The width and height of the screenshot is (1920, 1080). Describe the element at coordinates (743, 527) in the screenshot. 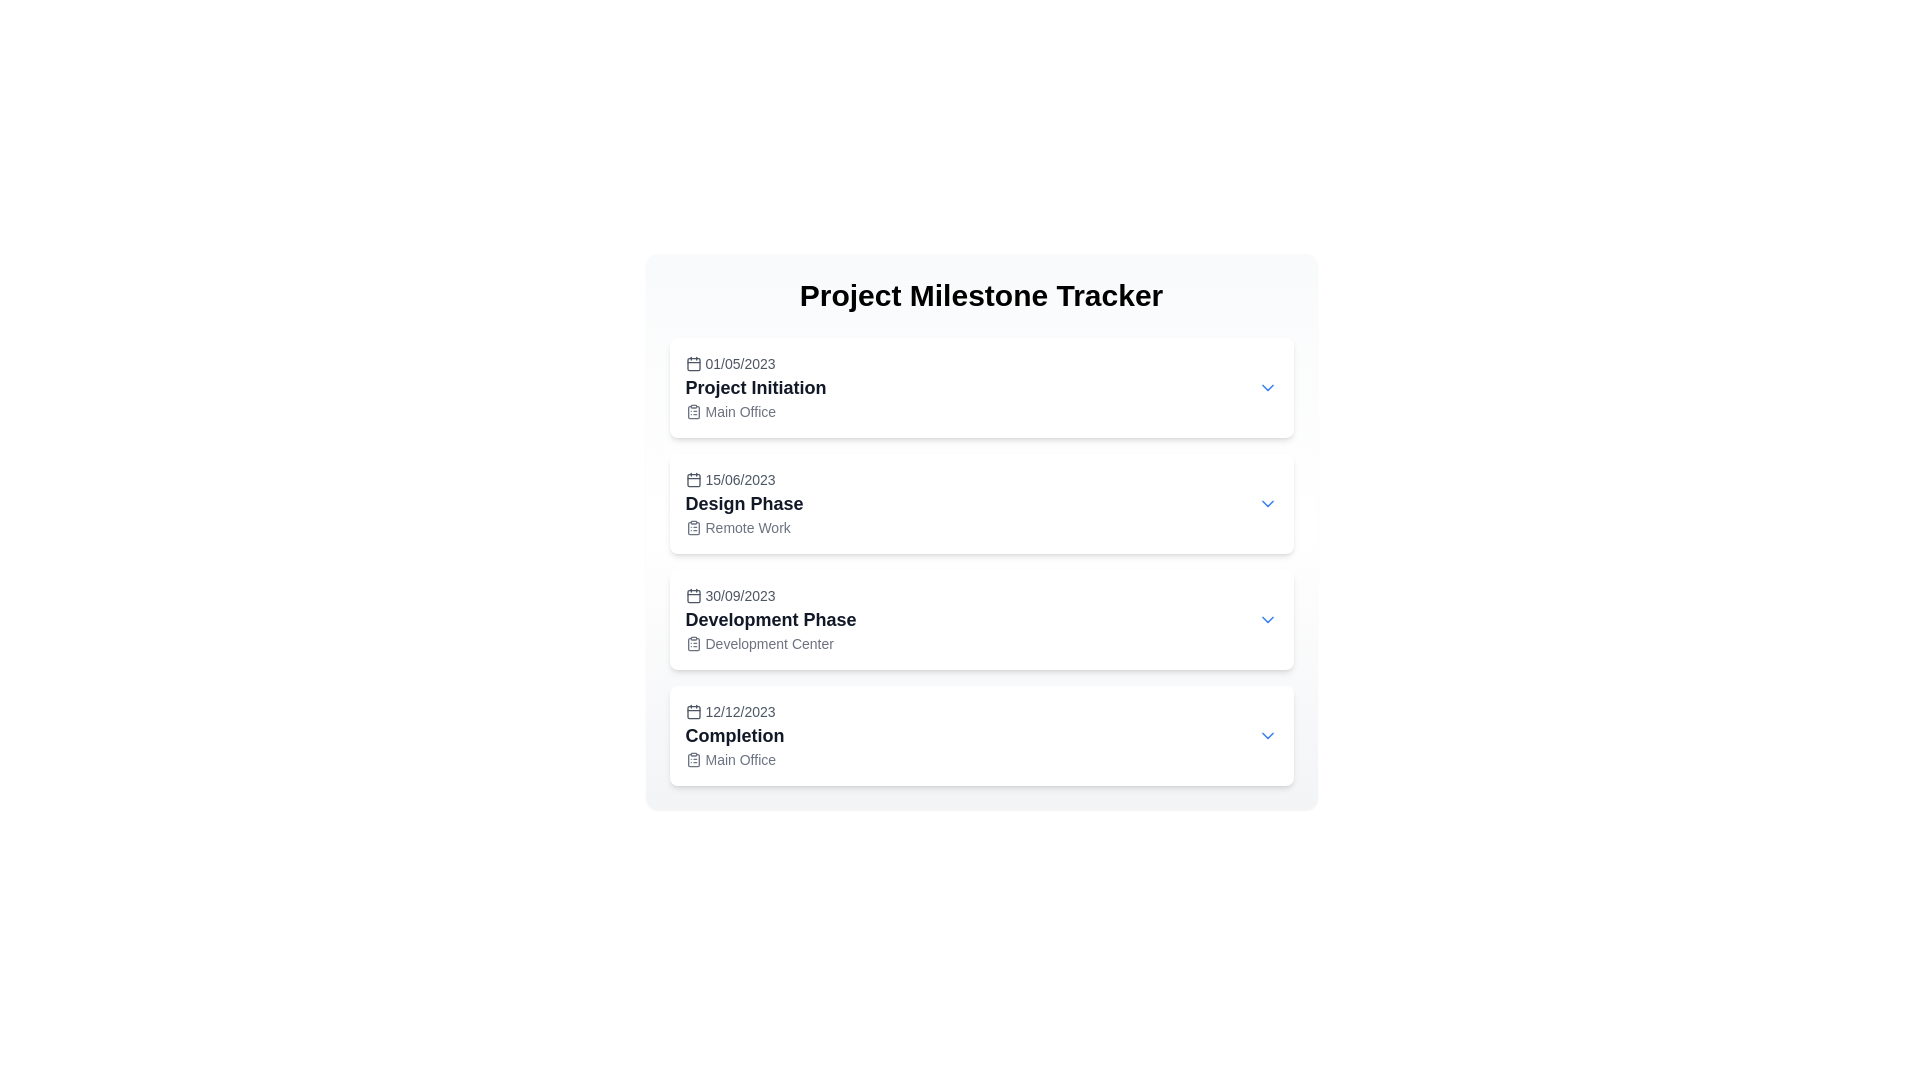

I see `the Label with supporting icon that indicates the work mode associated with the 'Design Phase' milestone, located below the 'Design Phase' title and calendar icon displaying '15/06/2023'` at that location.